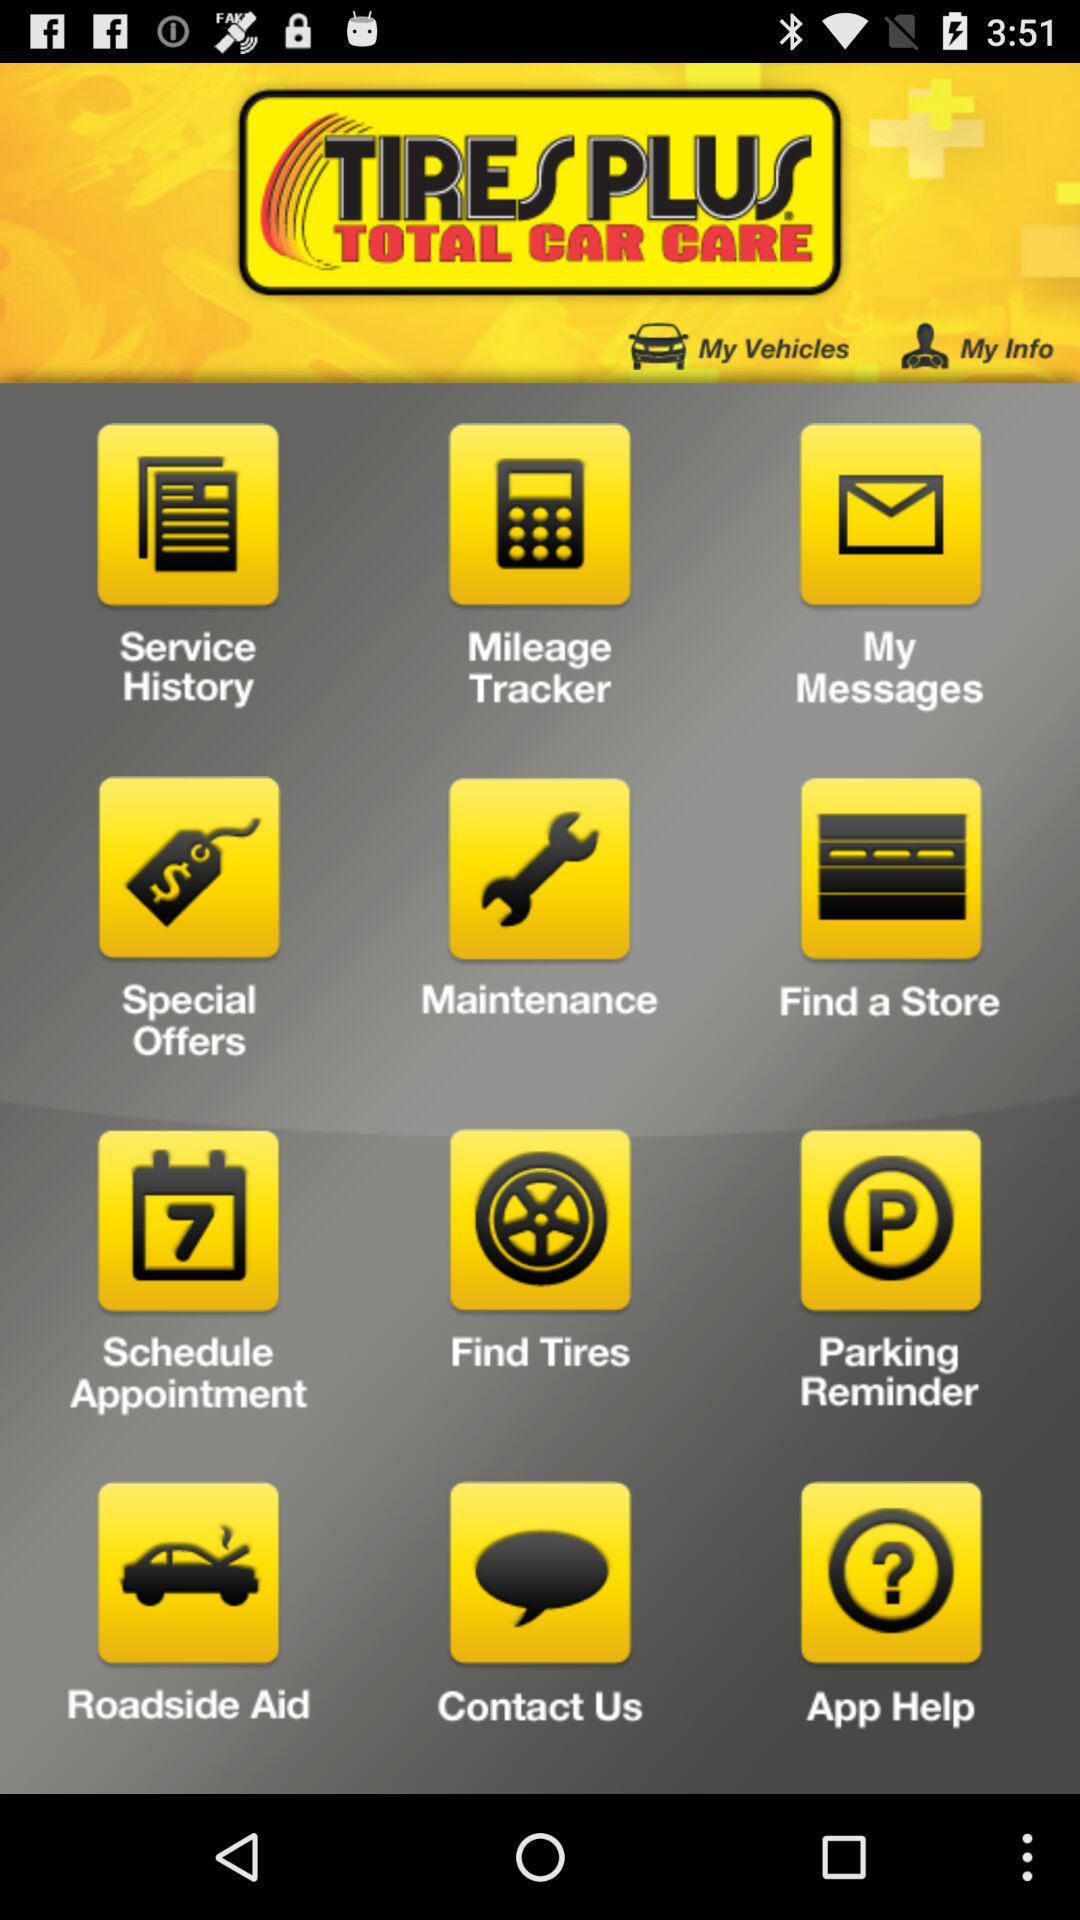  What do you see at coordinates (189, 1630) in the screenshot?
I see `icon at the bottom left corner` at bounding box center [189, 1630].